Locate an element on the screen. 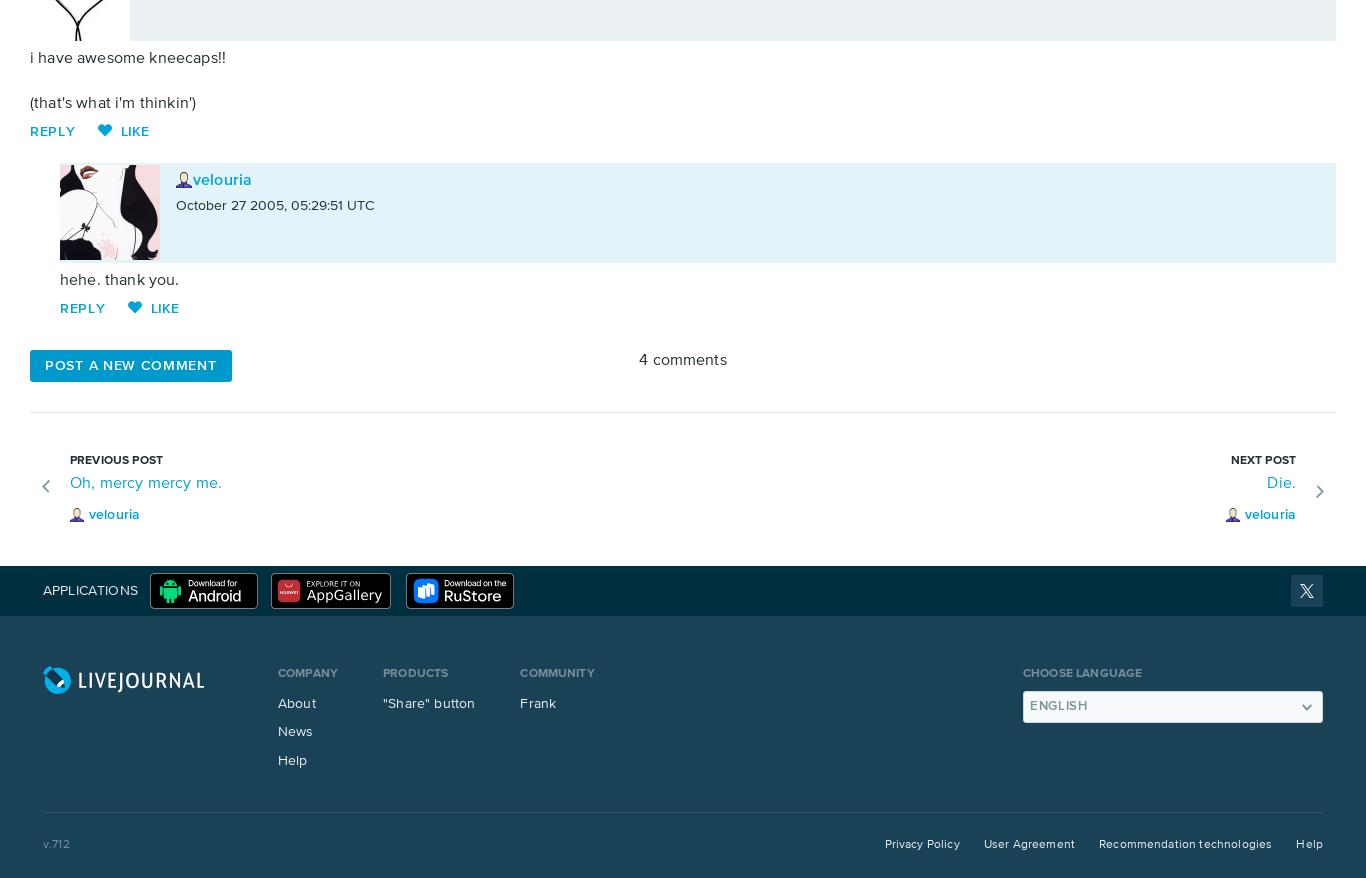  'English' is located at coordinates (1057, 705).